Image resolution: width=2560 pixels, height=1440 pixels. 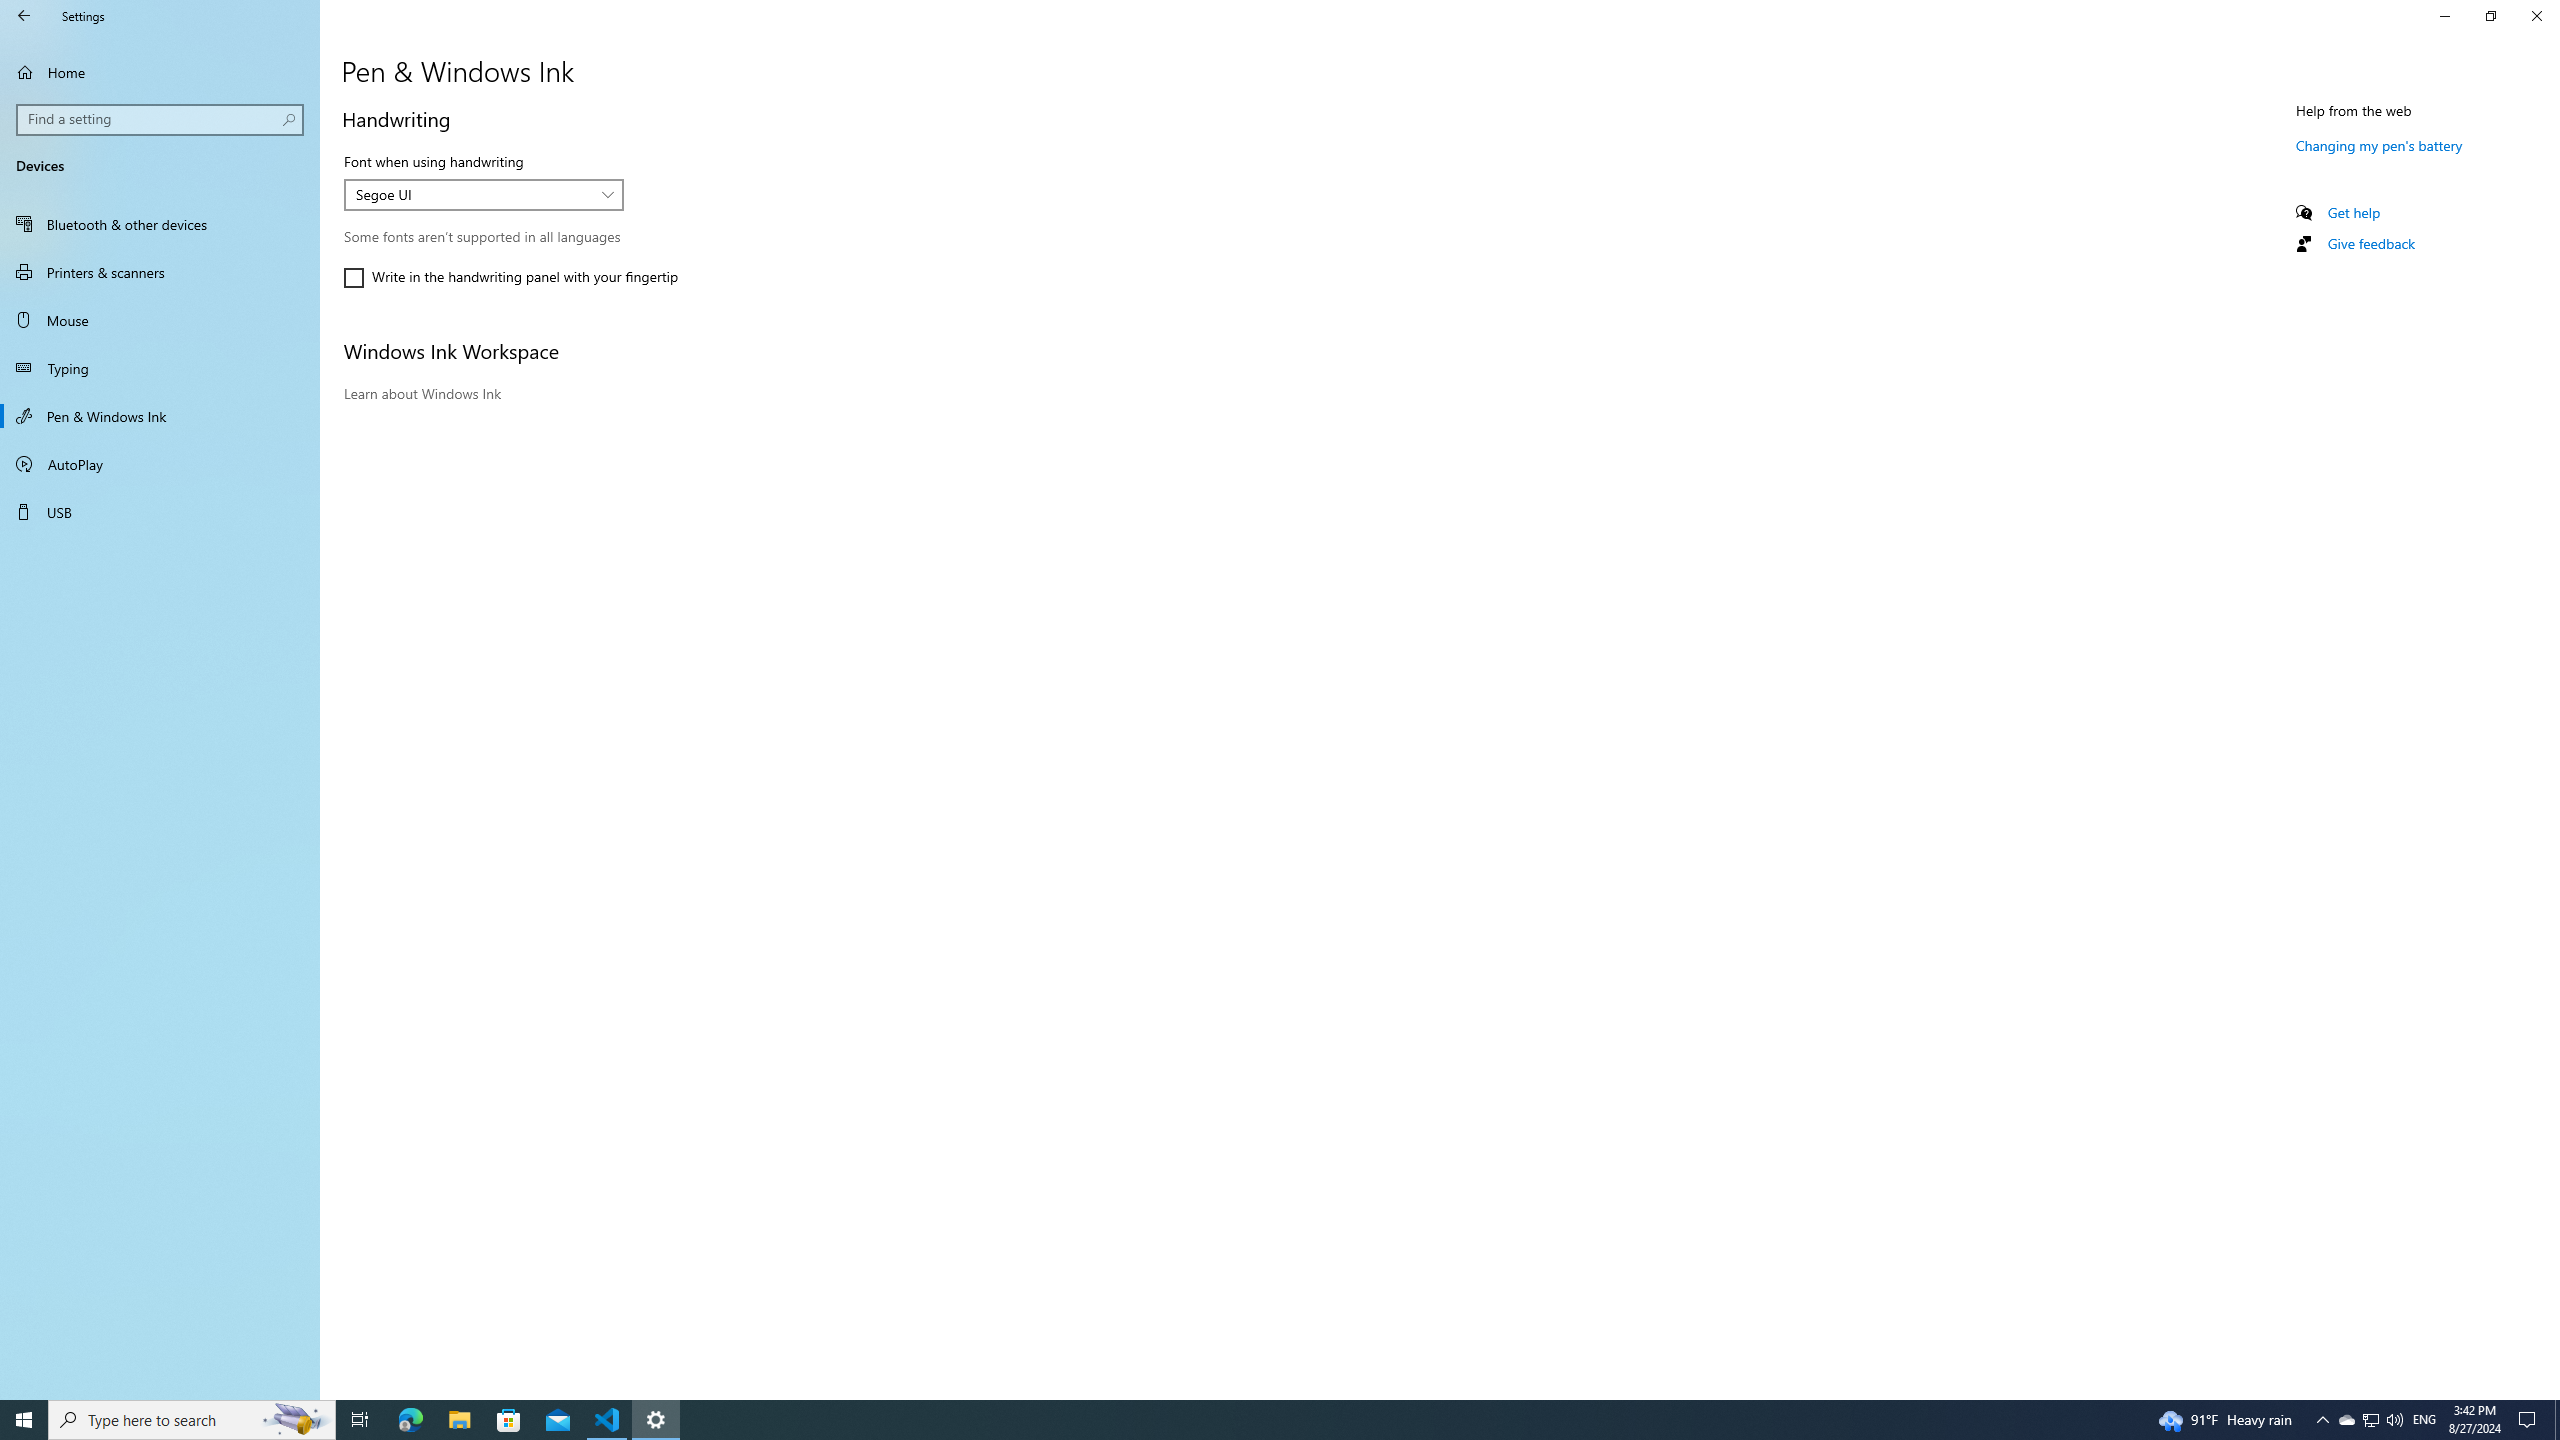 I want to click on 'Font when using handwriting', so click(x=482, y=195).